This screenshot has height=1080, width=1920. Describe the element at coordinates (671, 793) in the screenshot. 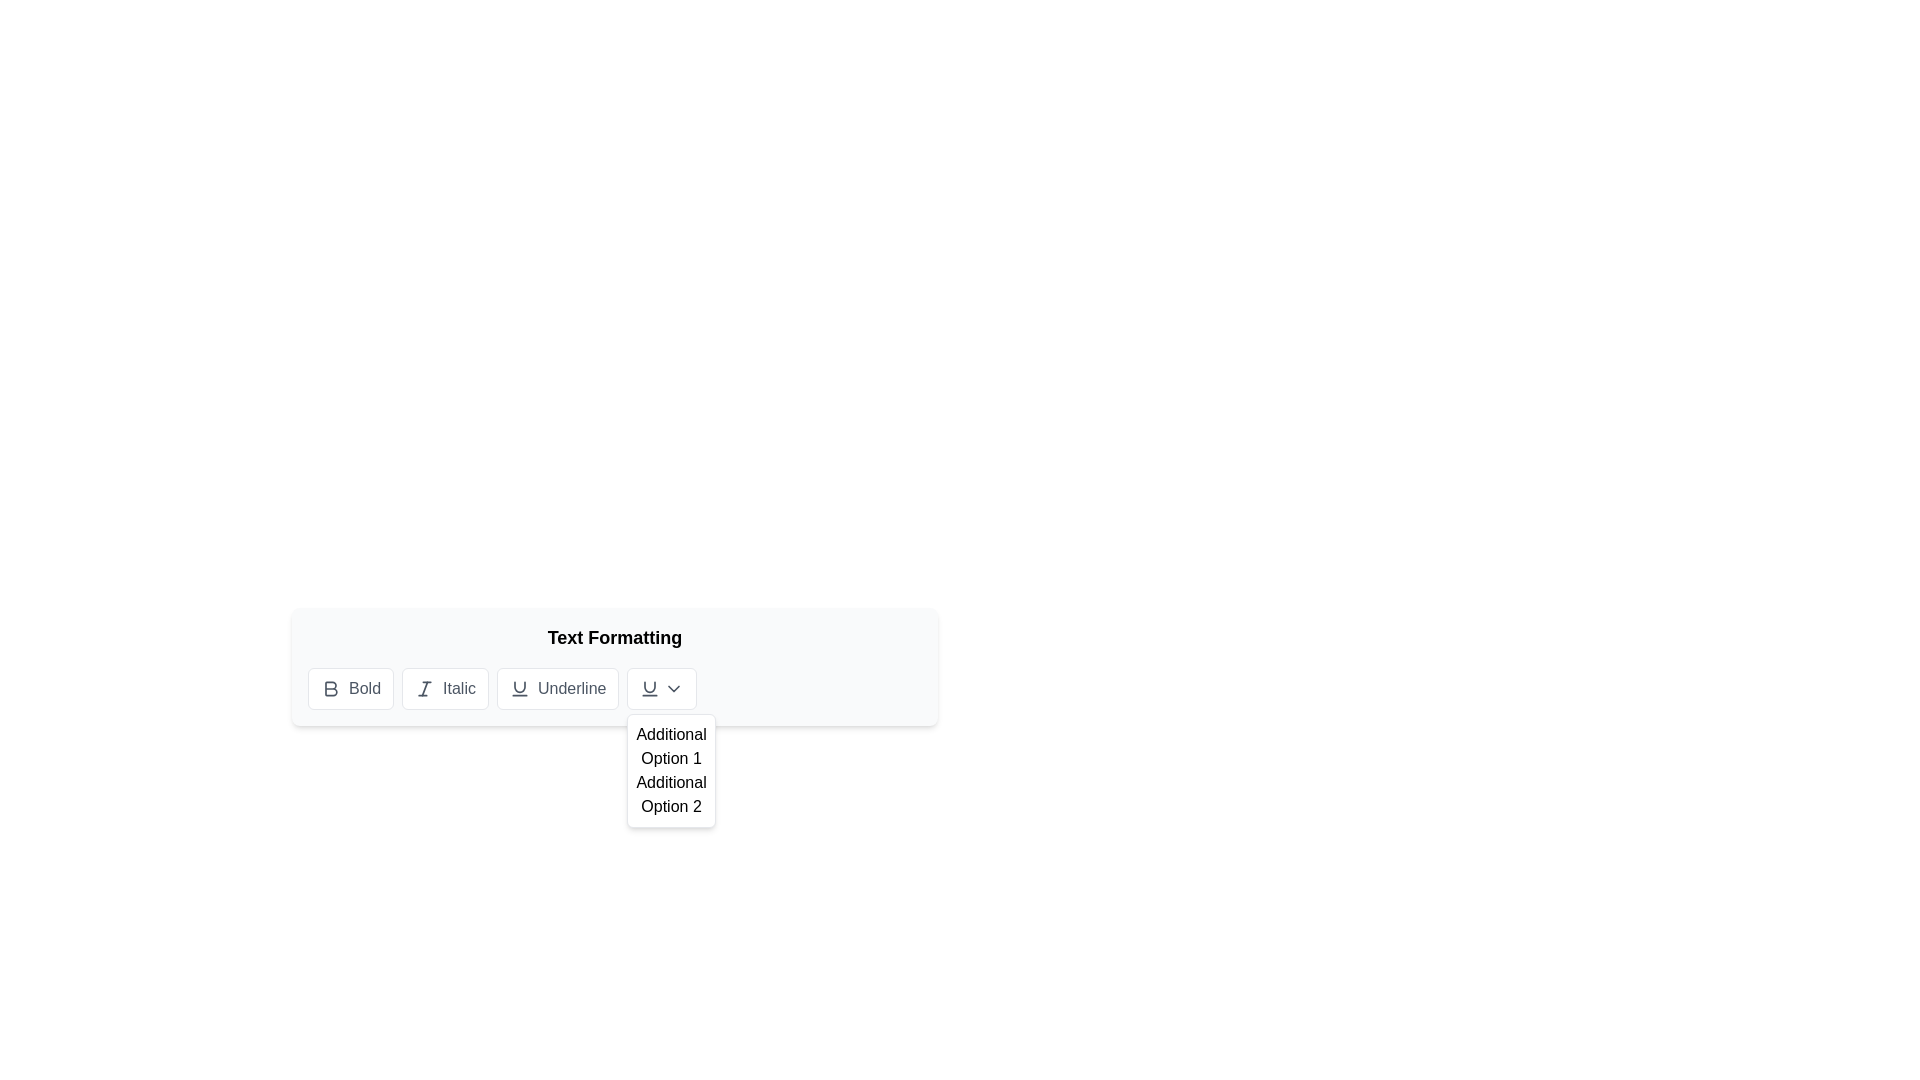

I see `the 'Additional Option 2' list item in the dropdown menu` at that location.